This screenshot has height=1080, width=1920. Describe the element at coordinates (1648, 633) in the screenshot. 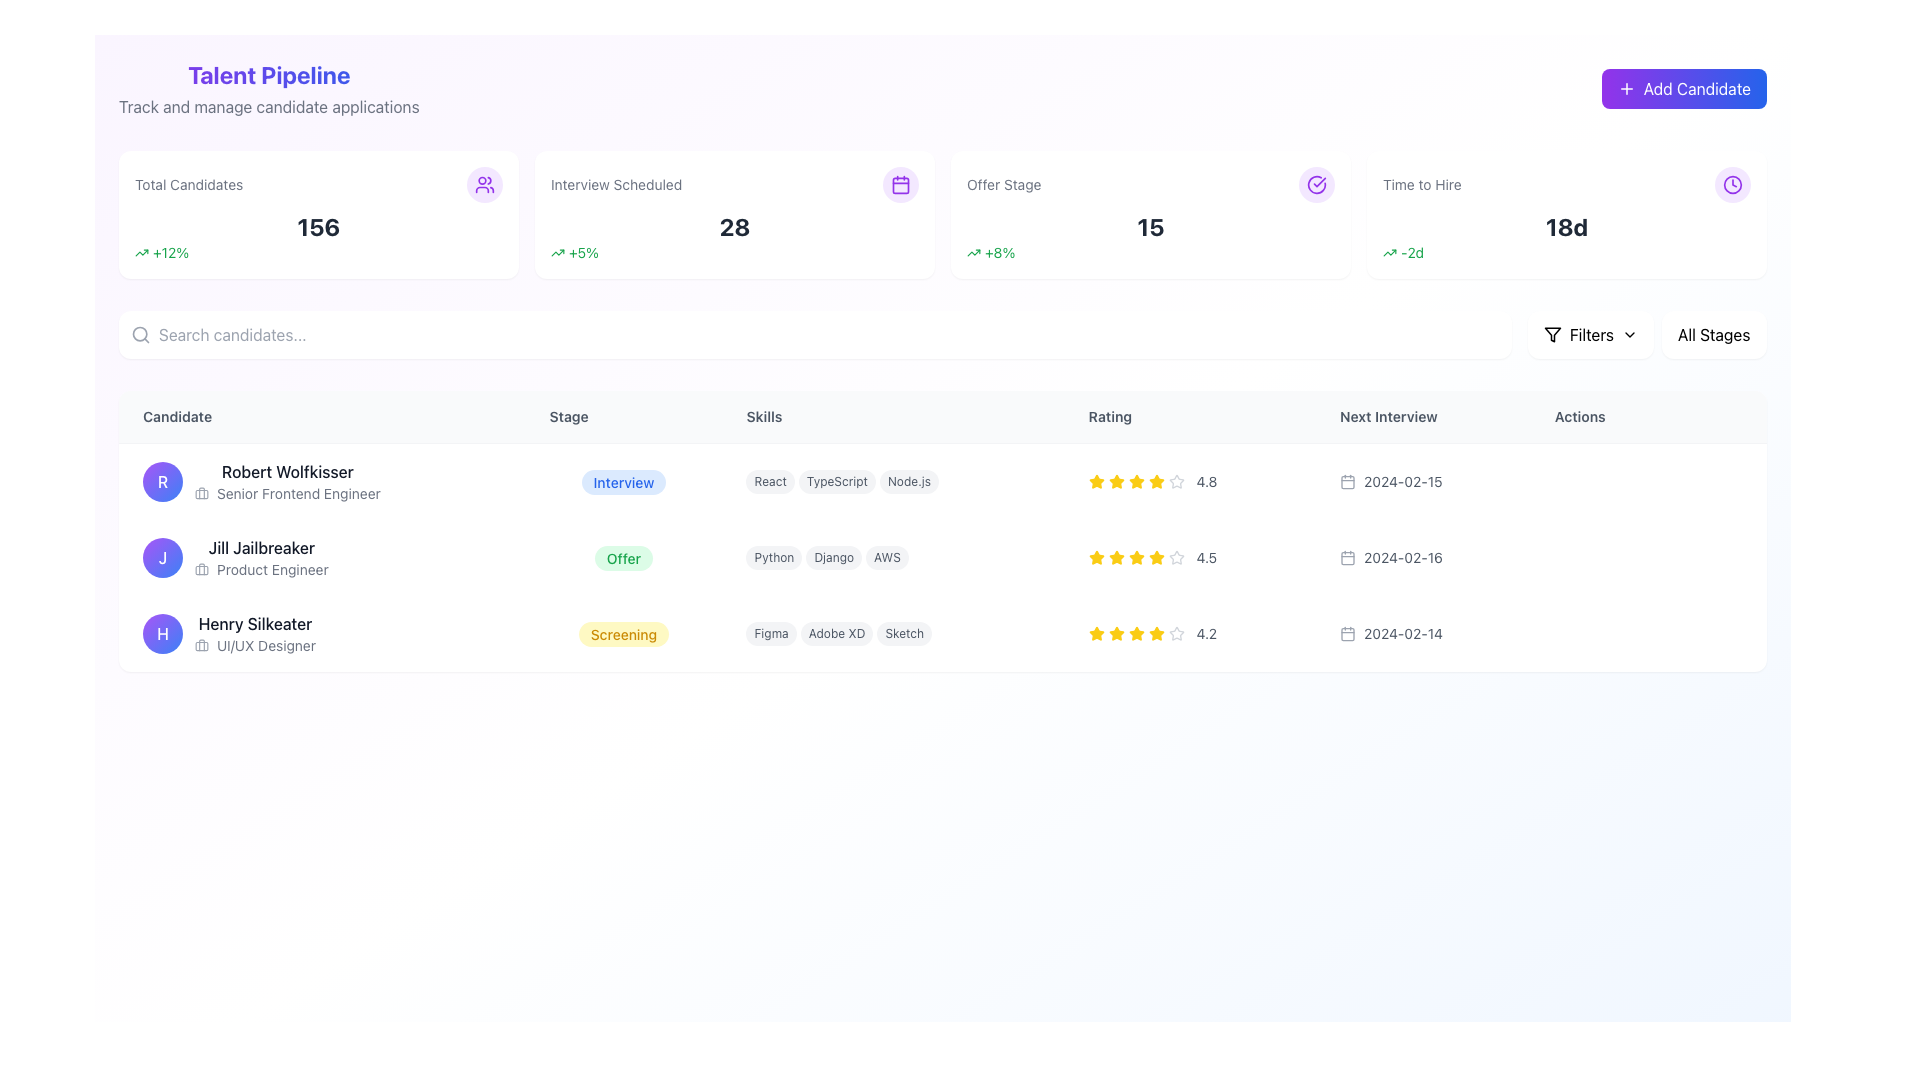

I see `the Table Cell in the 'Actions' column for 'Henry Silkeater' which may serve as a placeholder for future interactive elements` at that location.